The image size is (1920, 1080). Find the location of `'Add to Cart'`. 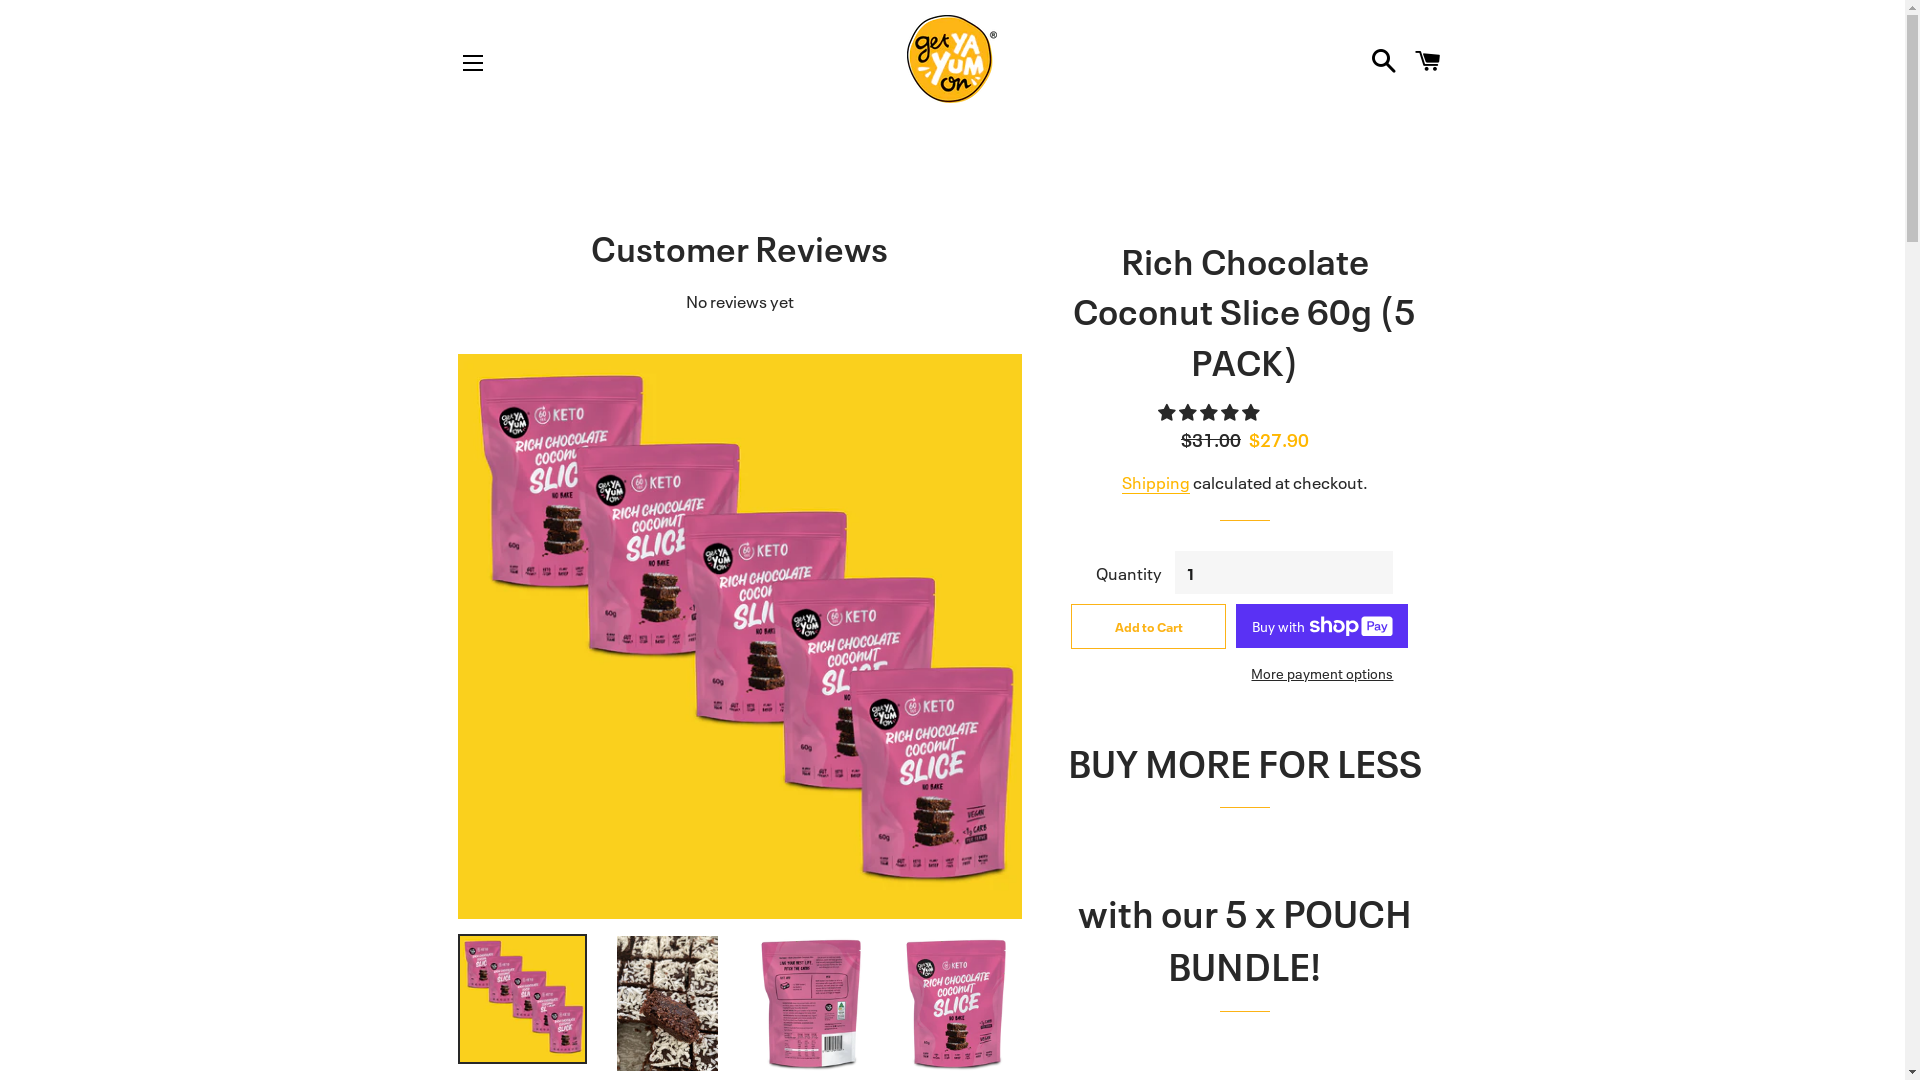

'Add to Cart' is located at coordinates (1069, 624).